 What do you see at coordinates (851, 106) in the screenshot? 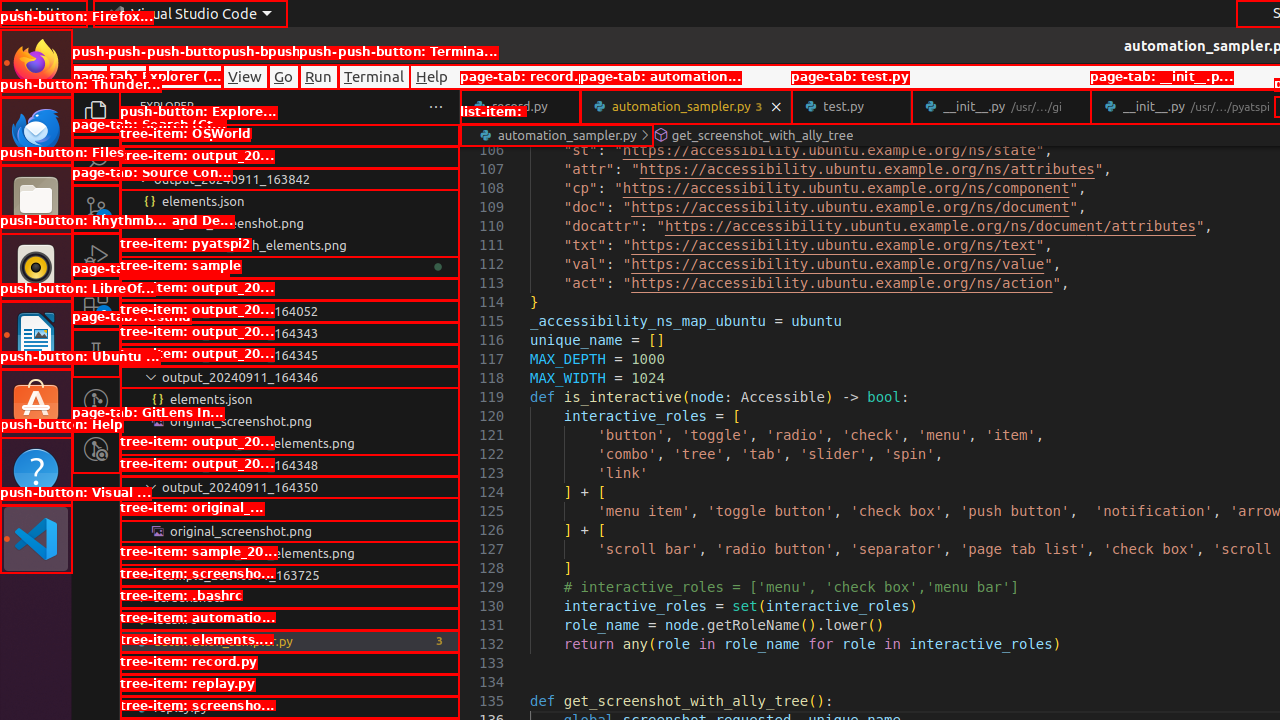
I see `'test.py'` at bounding box center [851, 106].